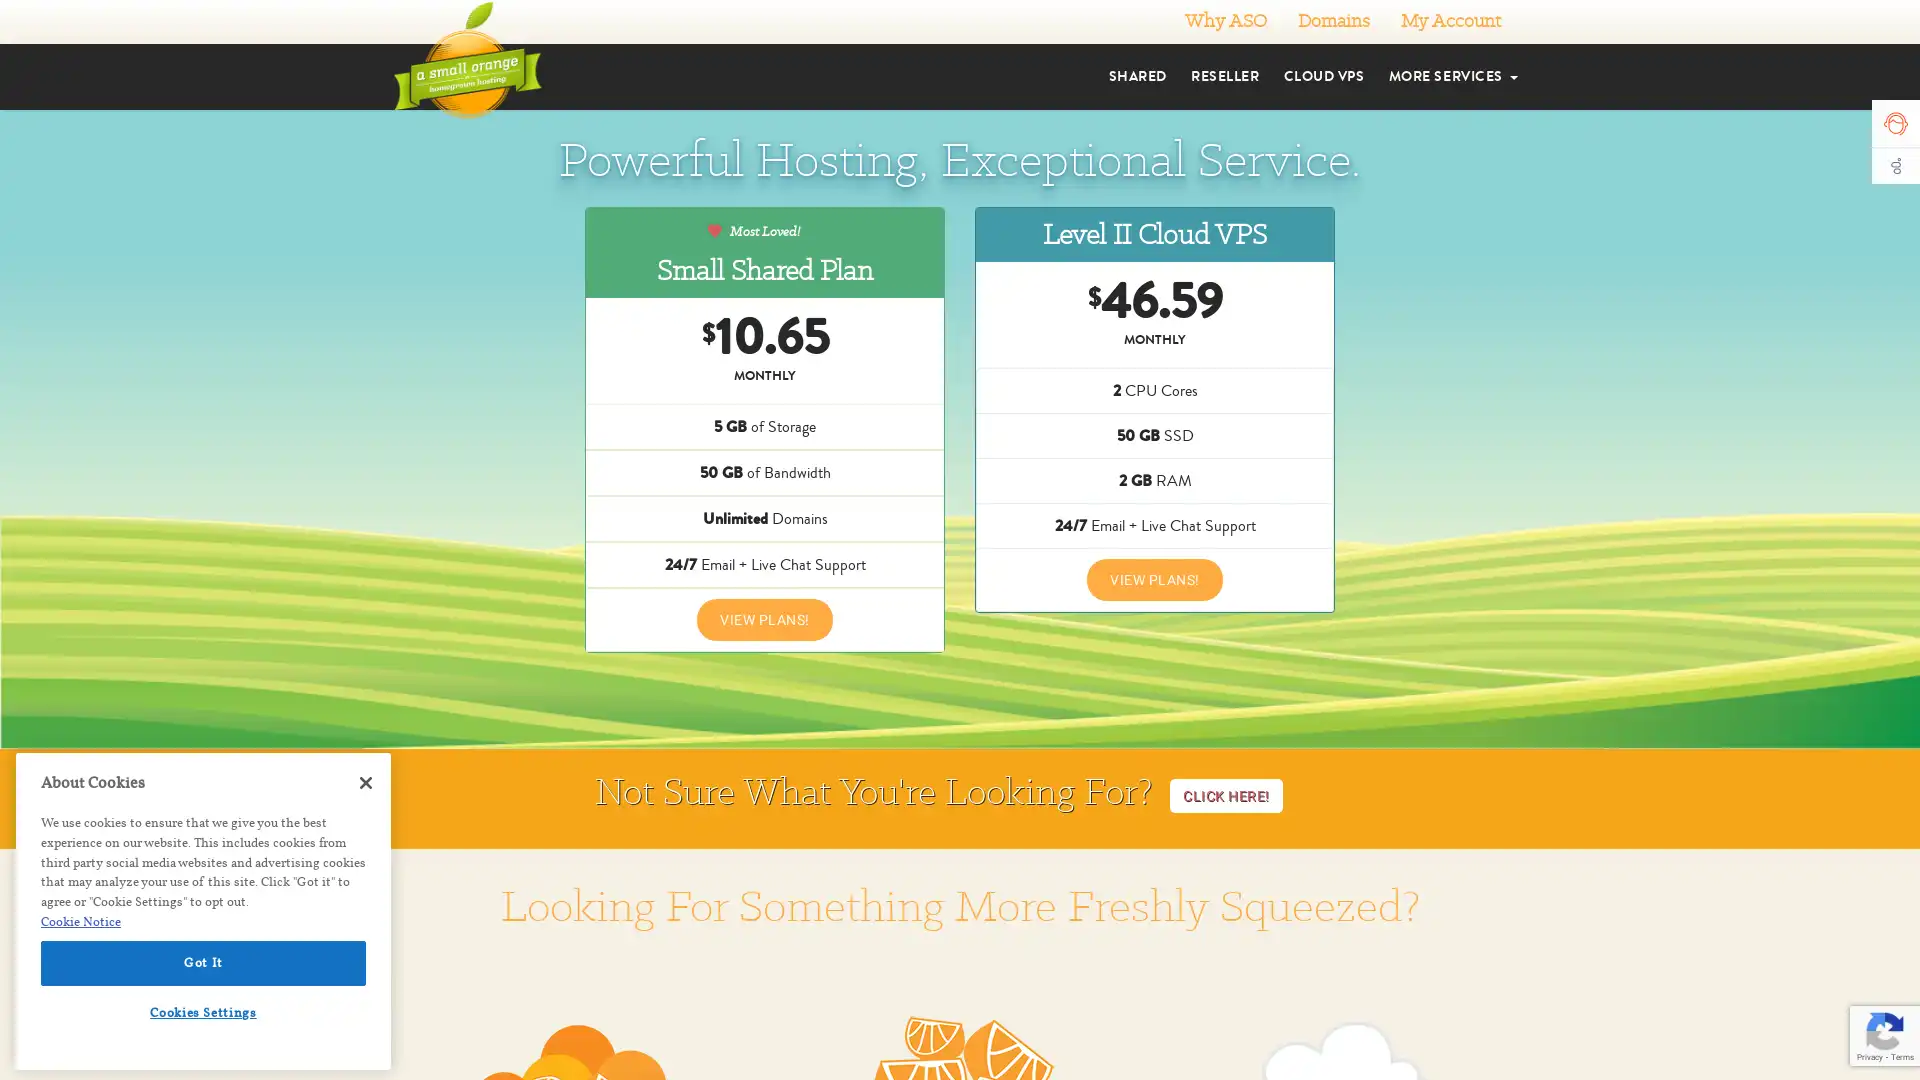  What do you see at coordinates (203, 1012) in the screenshot?
I see `Cookies Settings` at bounding box center [203, 1012].